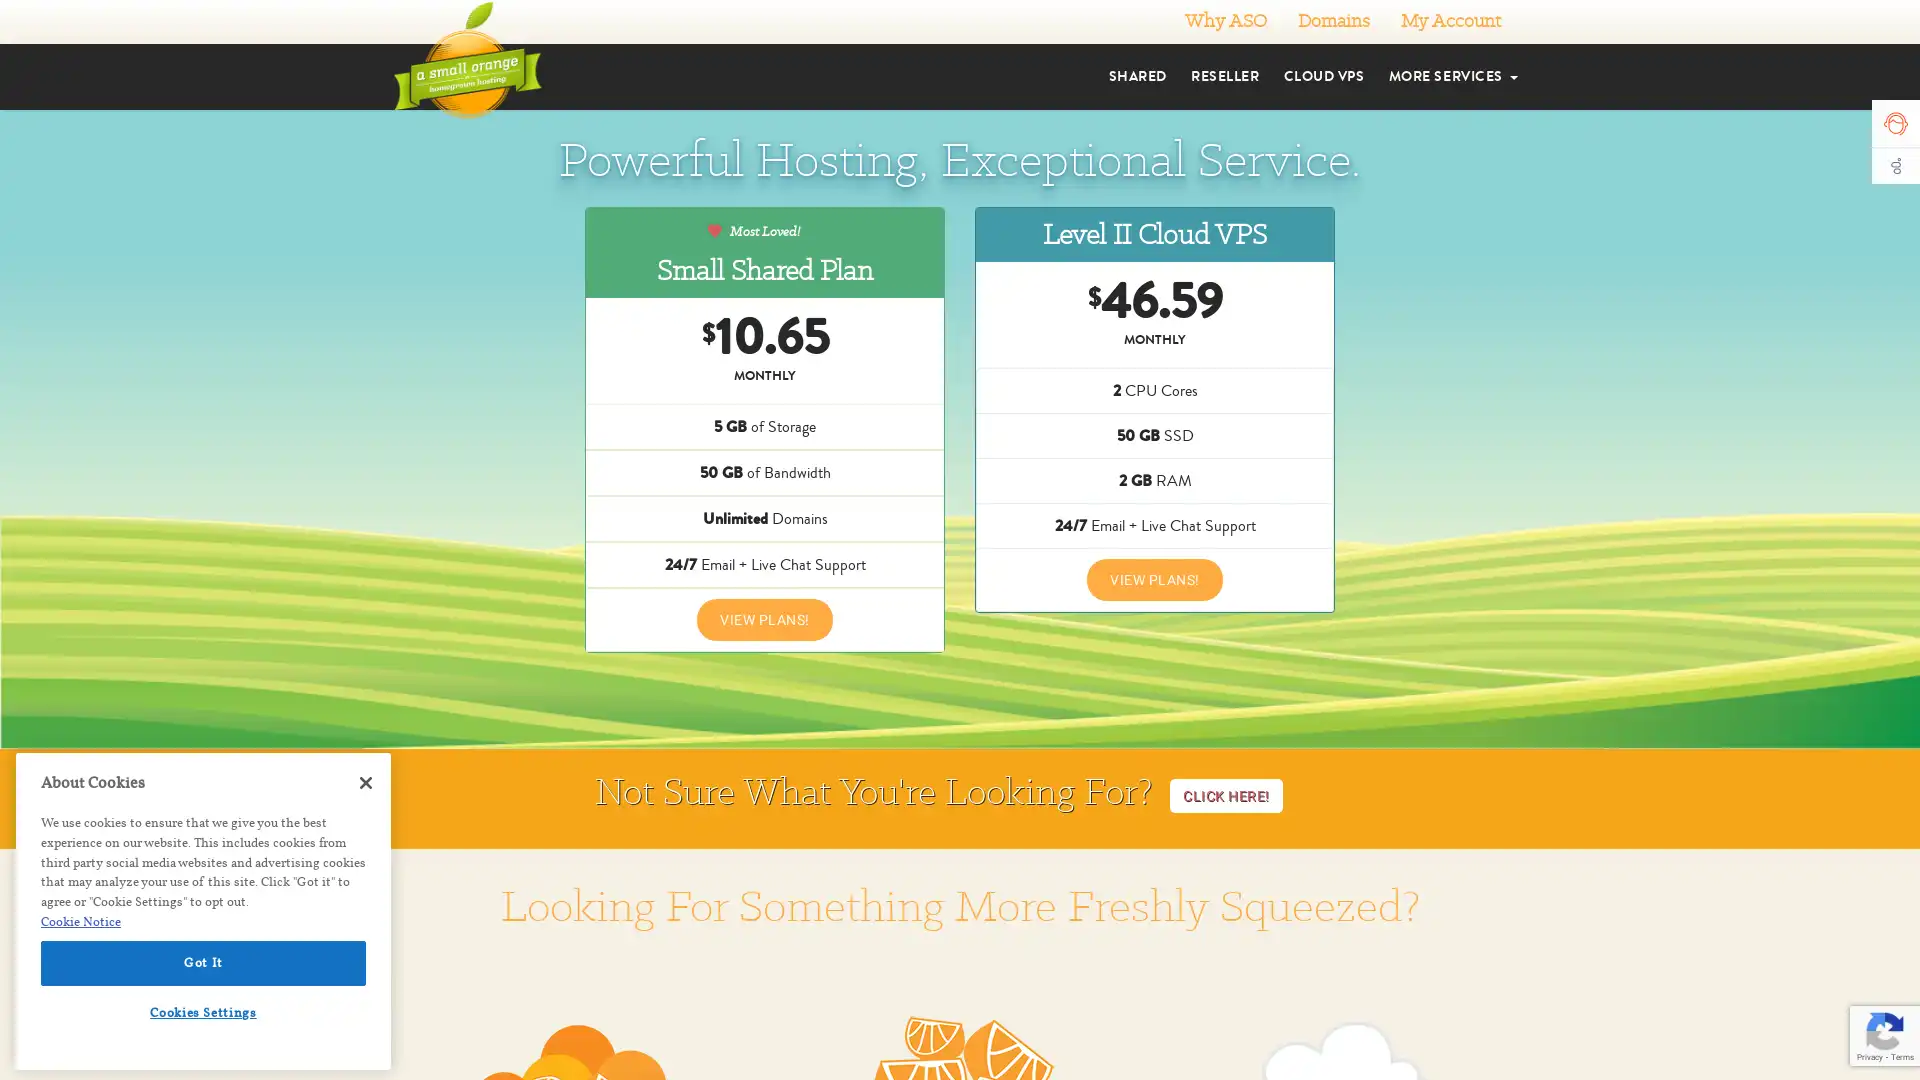  What do you see at coordinates (203, 1012) in the screenshot?
I see `Cookies Settings` at bounding box center [203, 1012].